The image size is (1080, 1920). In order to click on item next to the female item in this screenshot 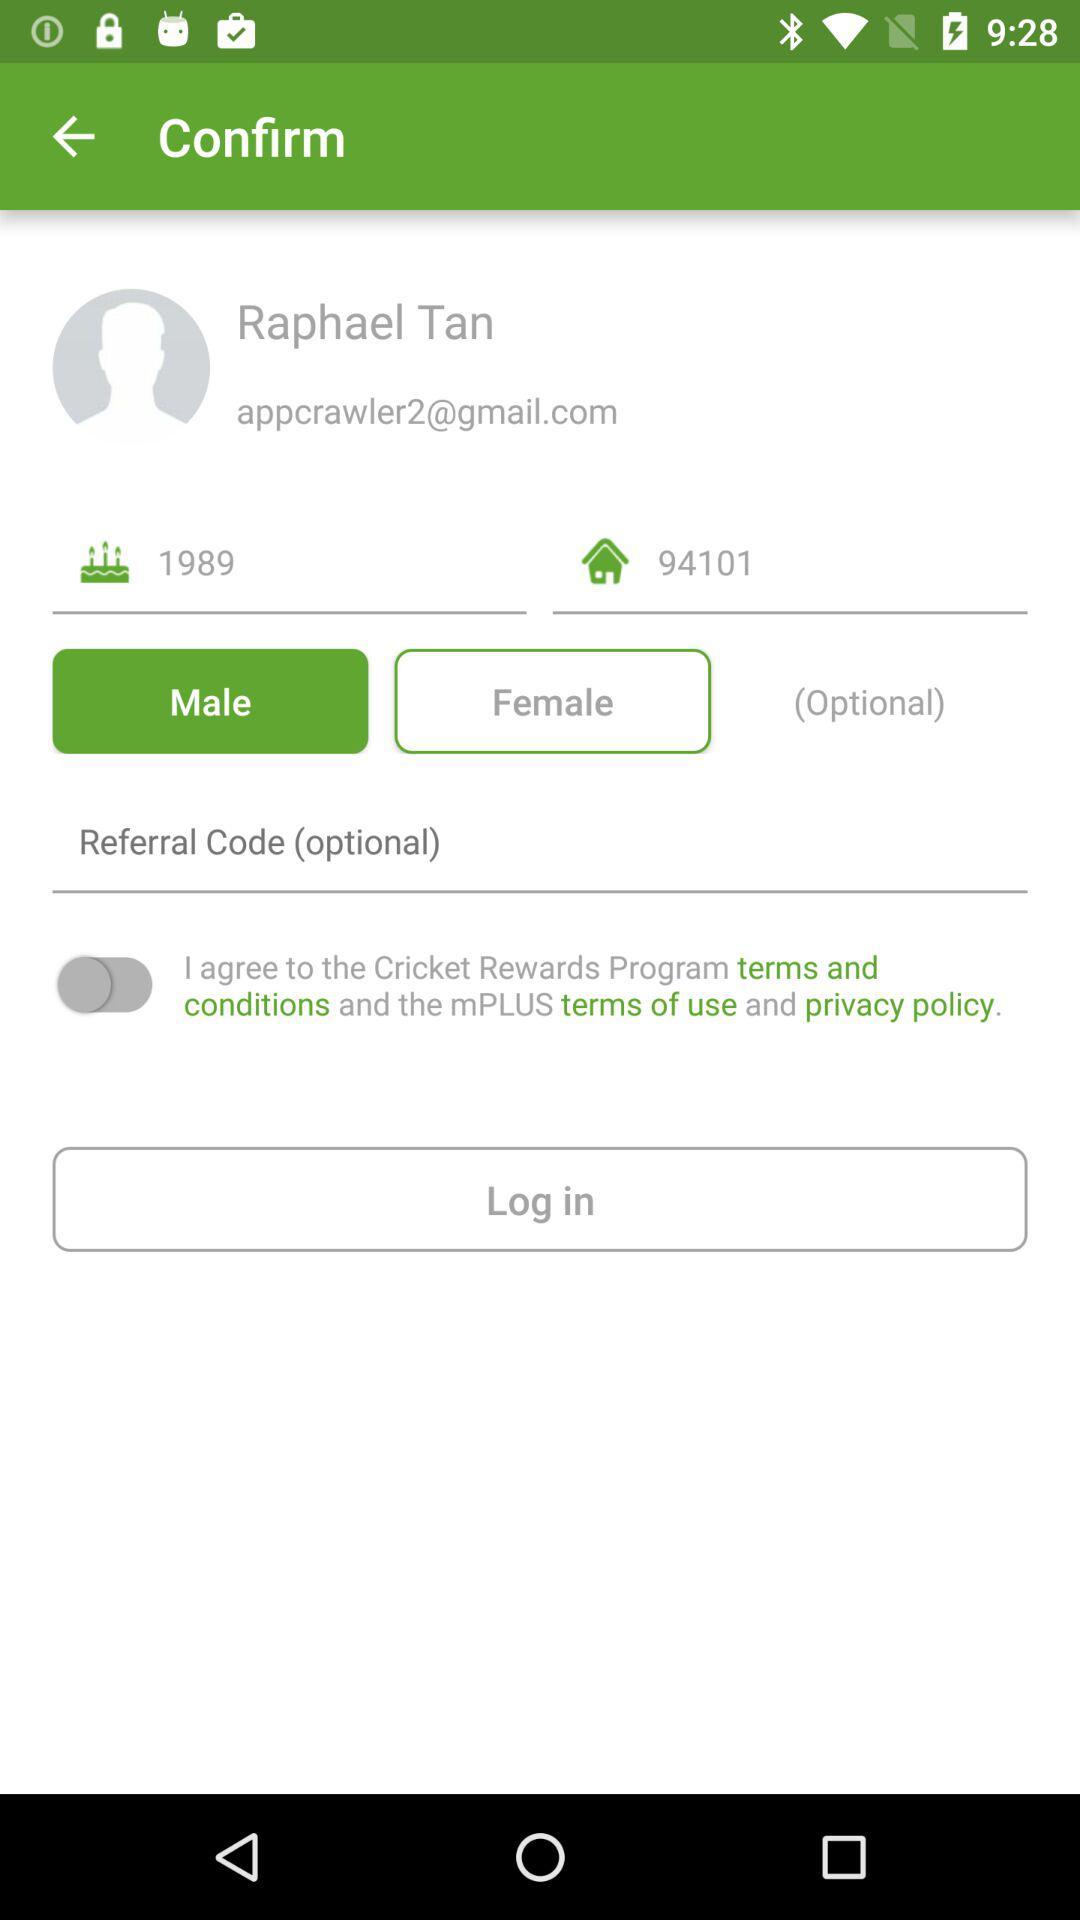, I will do `click(210, 701)`.